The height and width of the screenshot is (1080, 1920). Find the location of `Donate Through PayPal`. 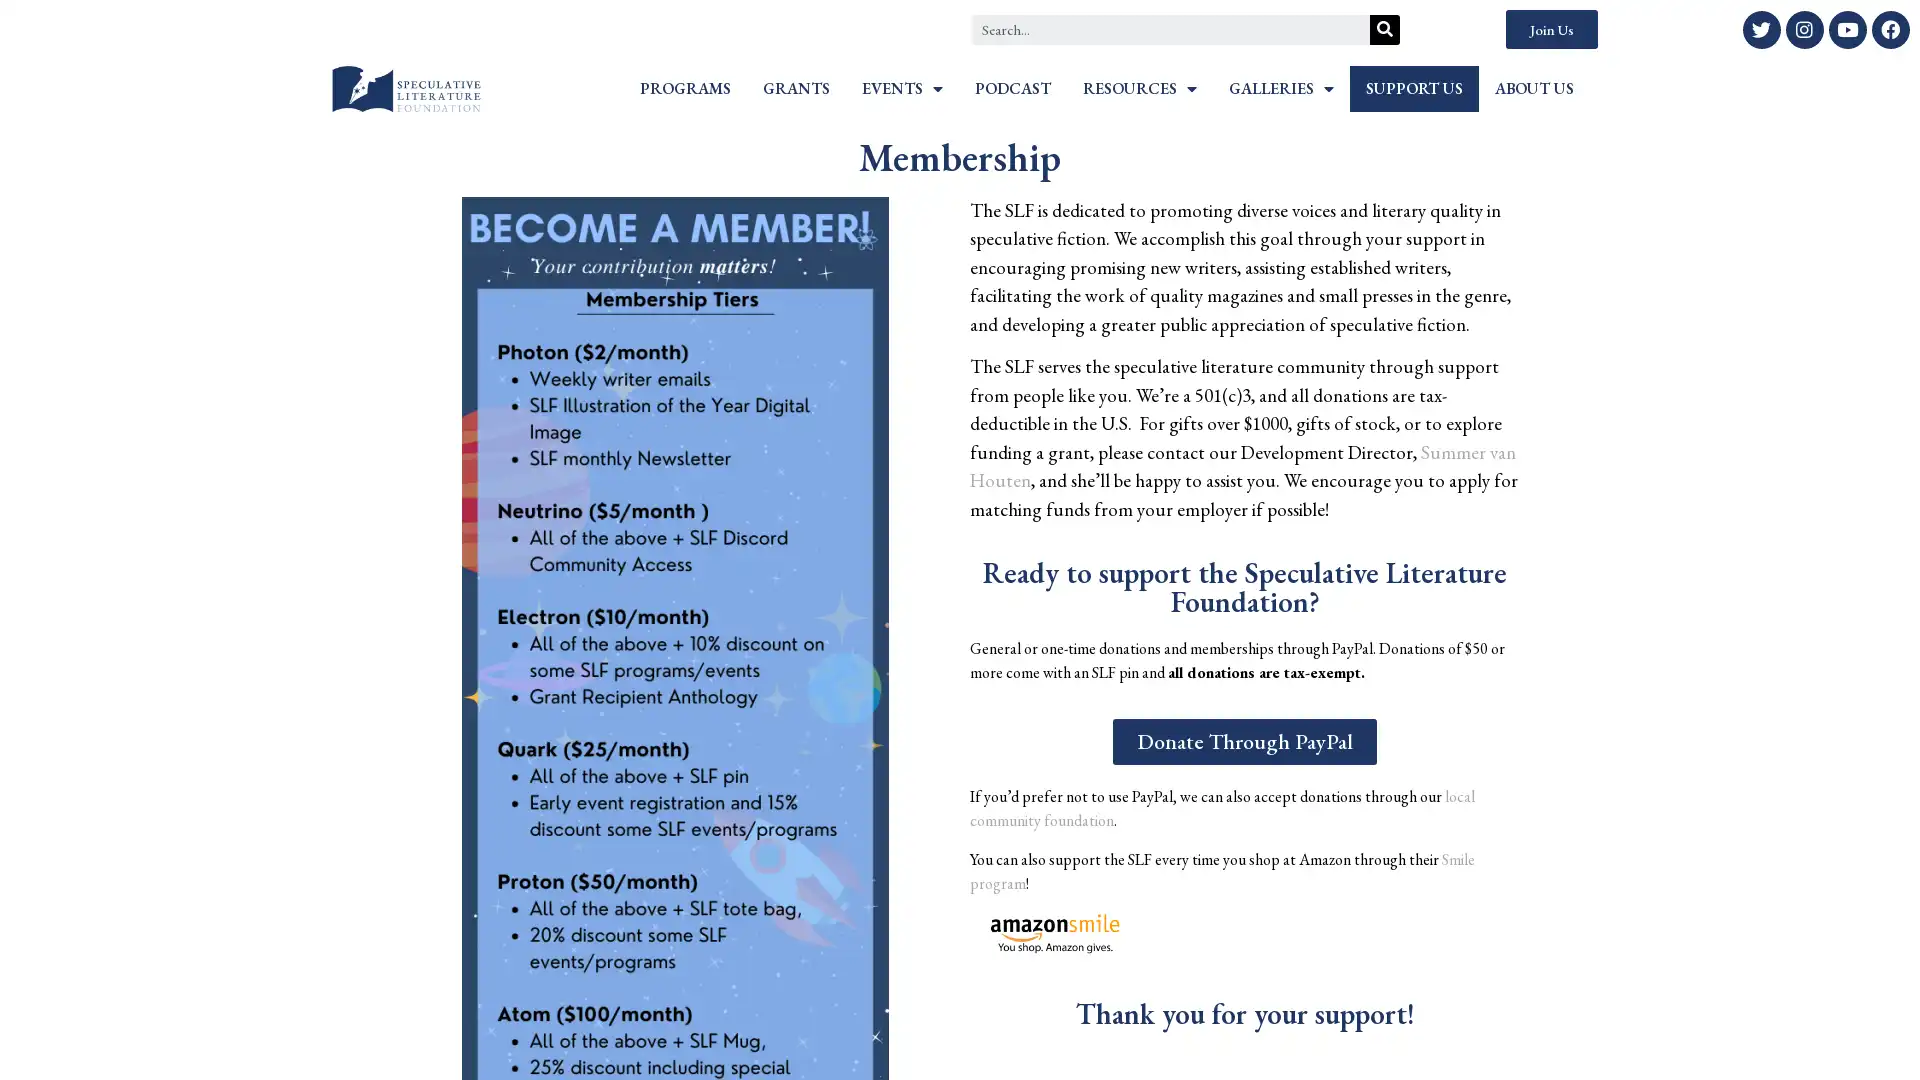

Donate Through PayPal is located at coordinates (1243, 741).